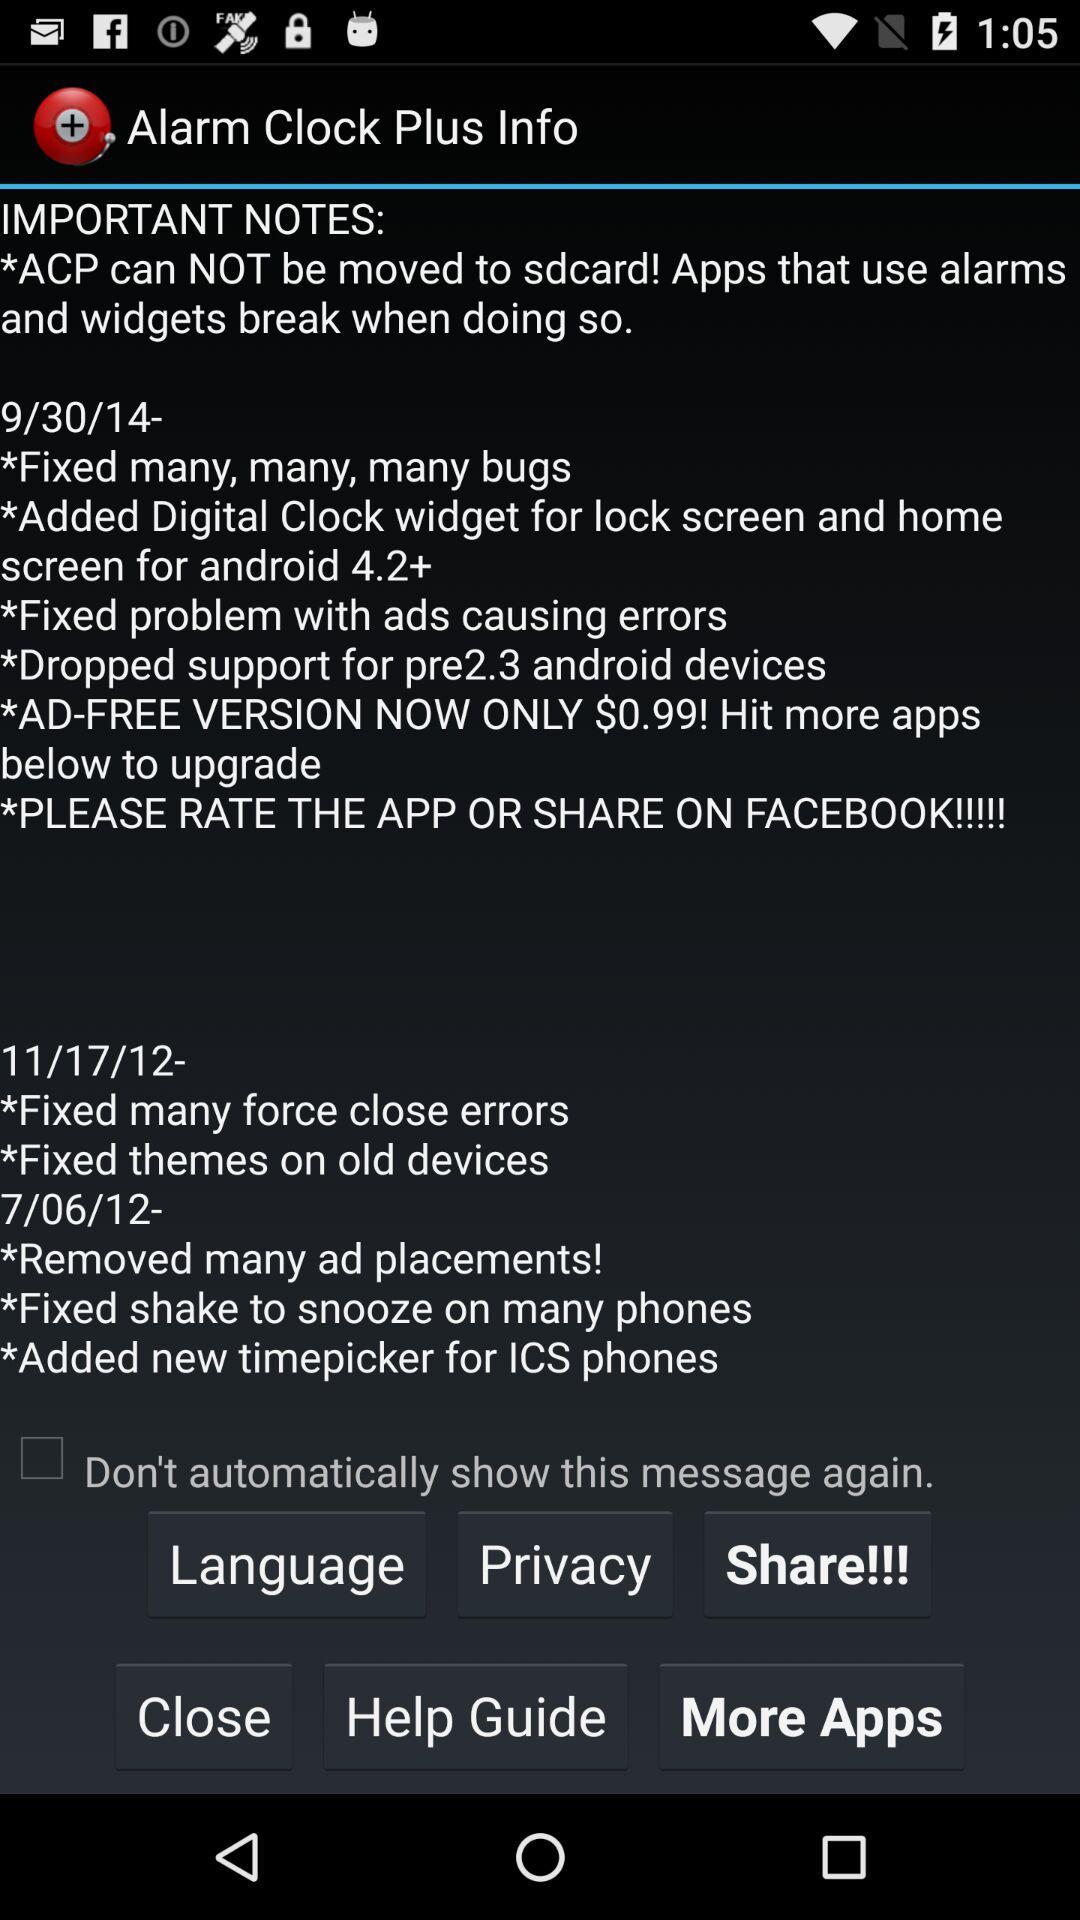 This screenshot has height=1920, width=1080. Describe the element at coordinates (565, 1562) in the screenshot. I see `privacy item` at that location.